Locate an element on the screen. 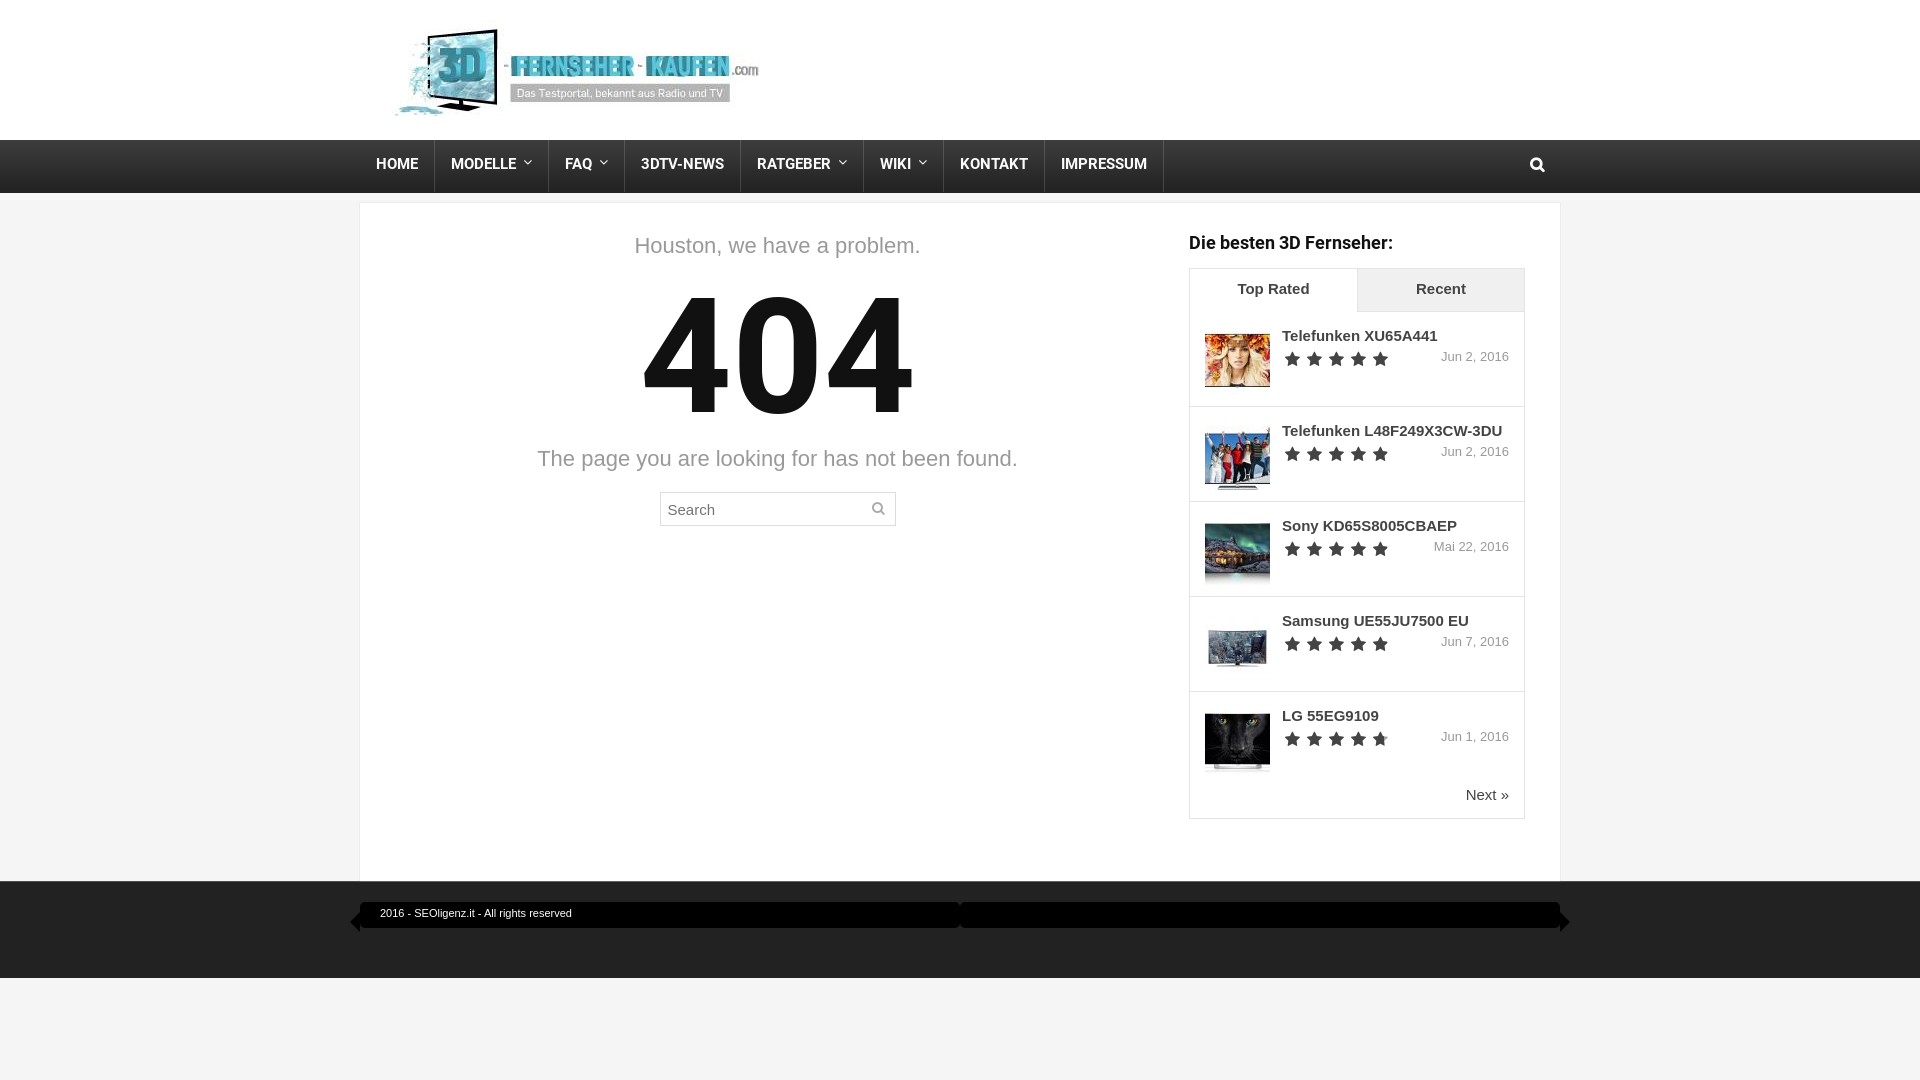 The height and width of the screenshot is (1080, 1920). 'KONTAKT' is located at coordinates (993, 163).